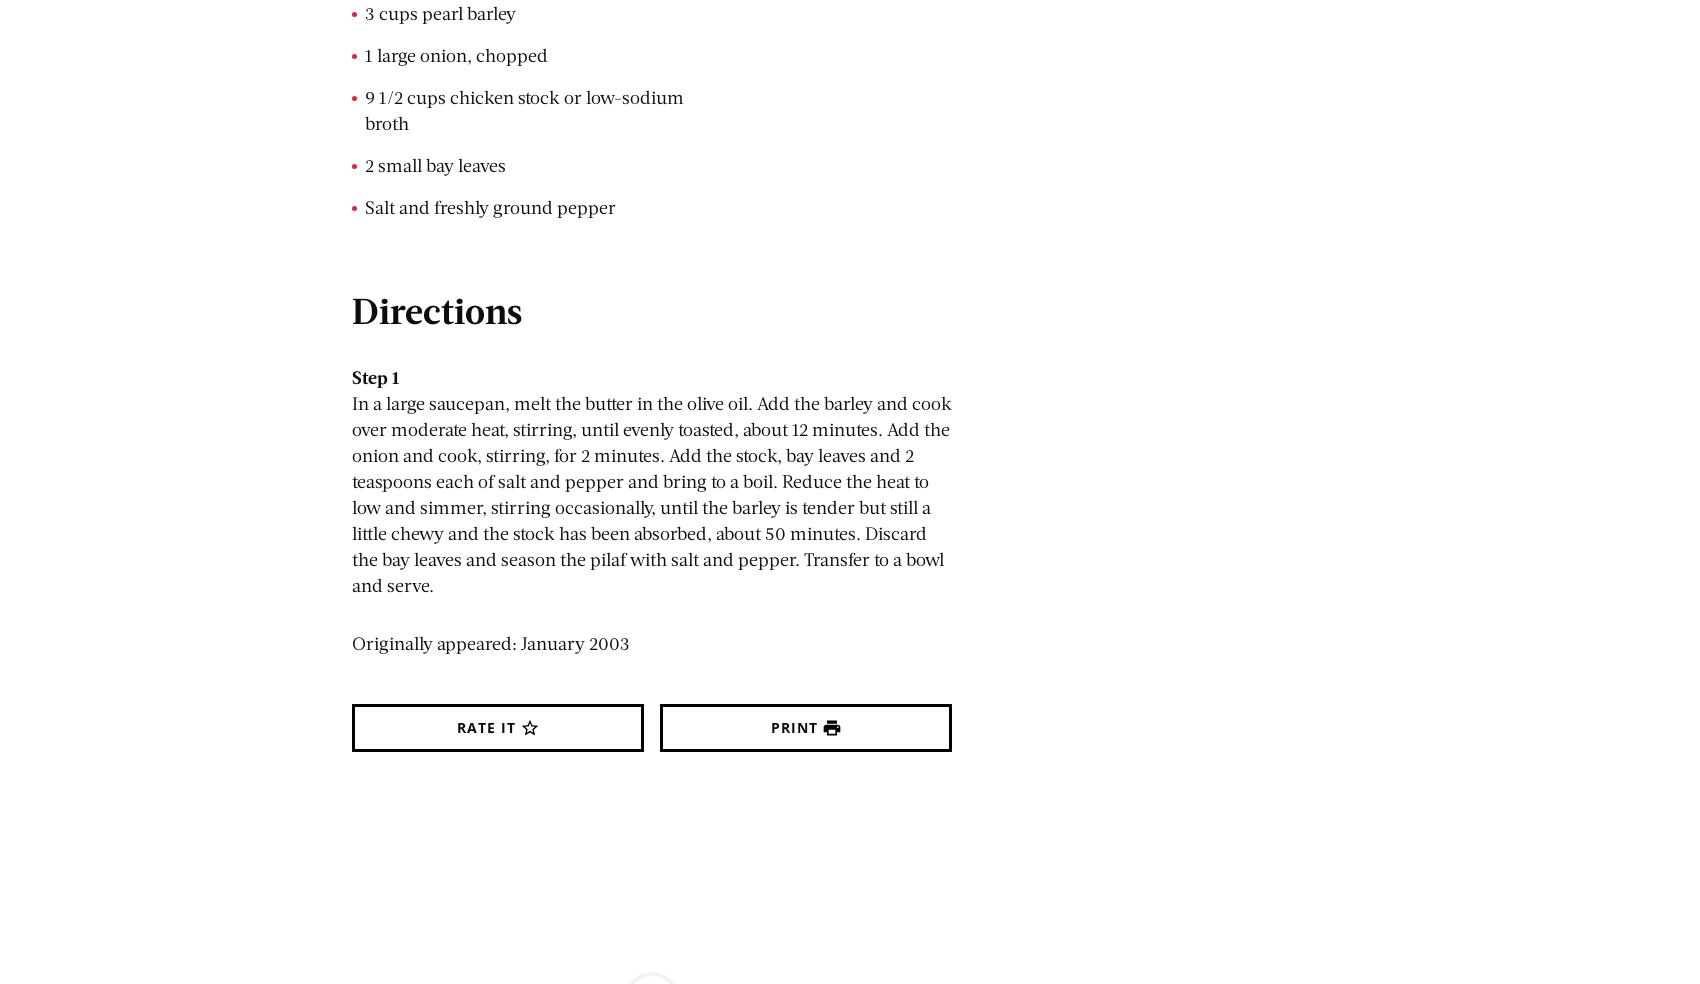 The height and width of the screenshot is (984, 1700). I want to click on 'In a large saucepan, melt the butter in the olive oil. Add the barley and cook over moderate heat, stirring, until evenly toasted, about 12 minutes. Add the onion and cook, stirring, for 2 minutes. Add the stock, bay leaves and 2 teaspoons each of salt and pepper and bring to a boil. Reduce the heat to low and simmer, stirring occasionally, until the barley is tender but still a little chewy and the stock has been absorbed, about 50 minutes. Discard the bay leaves and season the pilaf with salt and pepper. Transfer to a bowl and serve.', so click(651, 492).